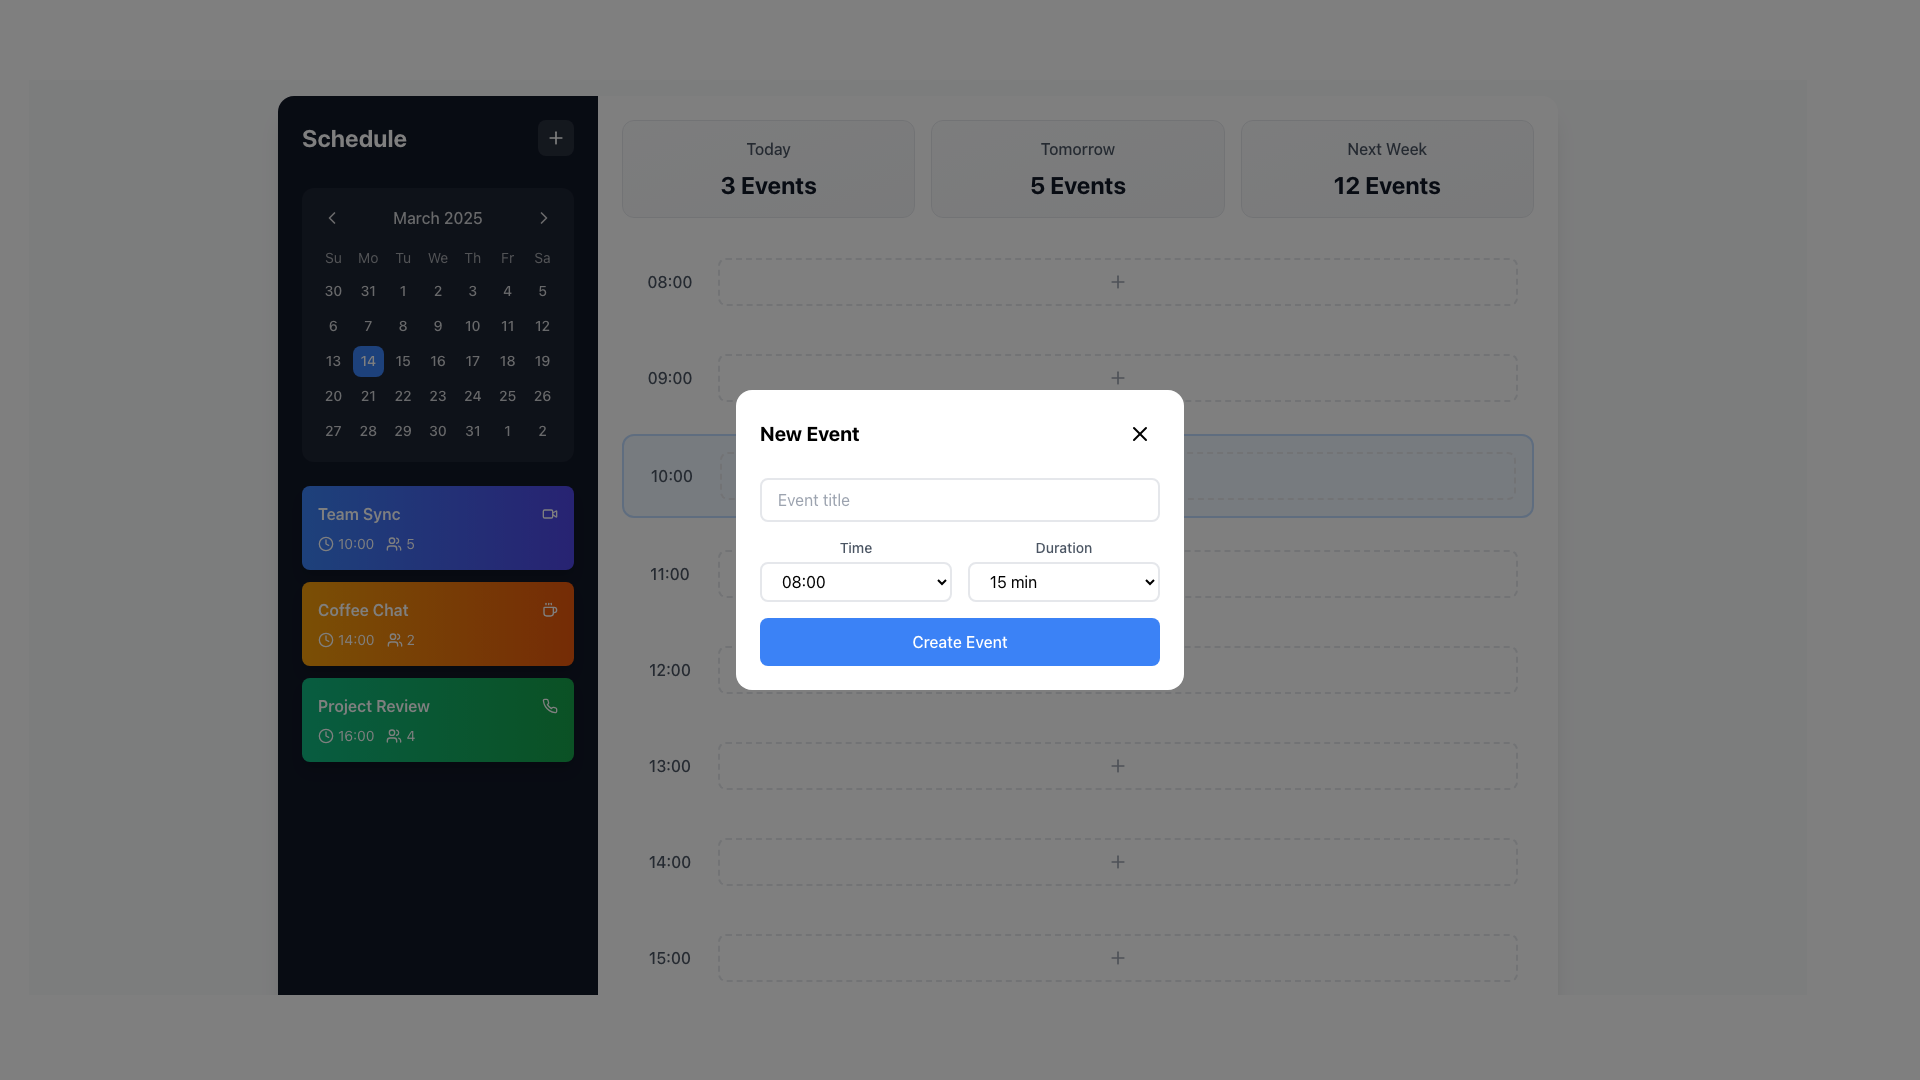 The image size is (1920, 1080). Describe the element at coordinates (333, 325) in the screenshot. I see `the square button displaying the number '6'` at that location.